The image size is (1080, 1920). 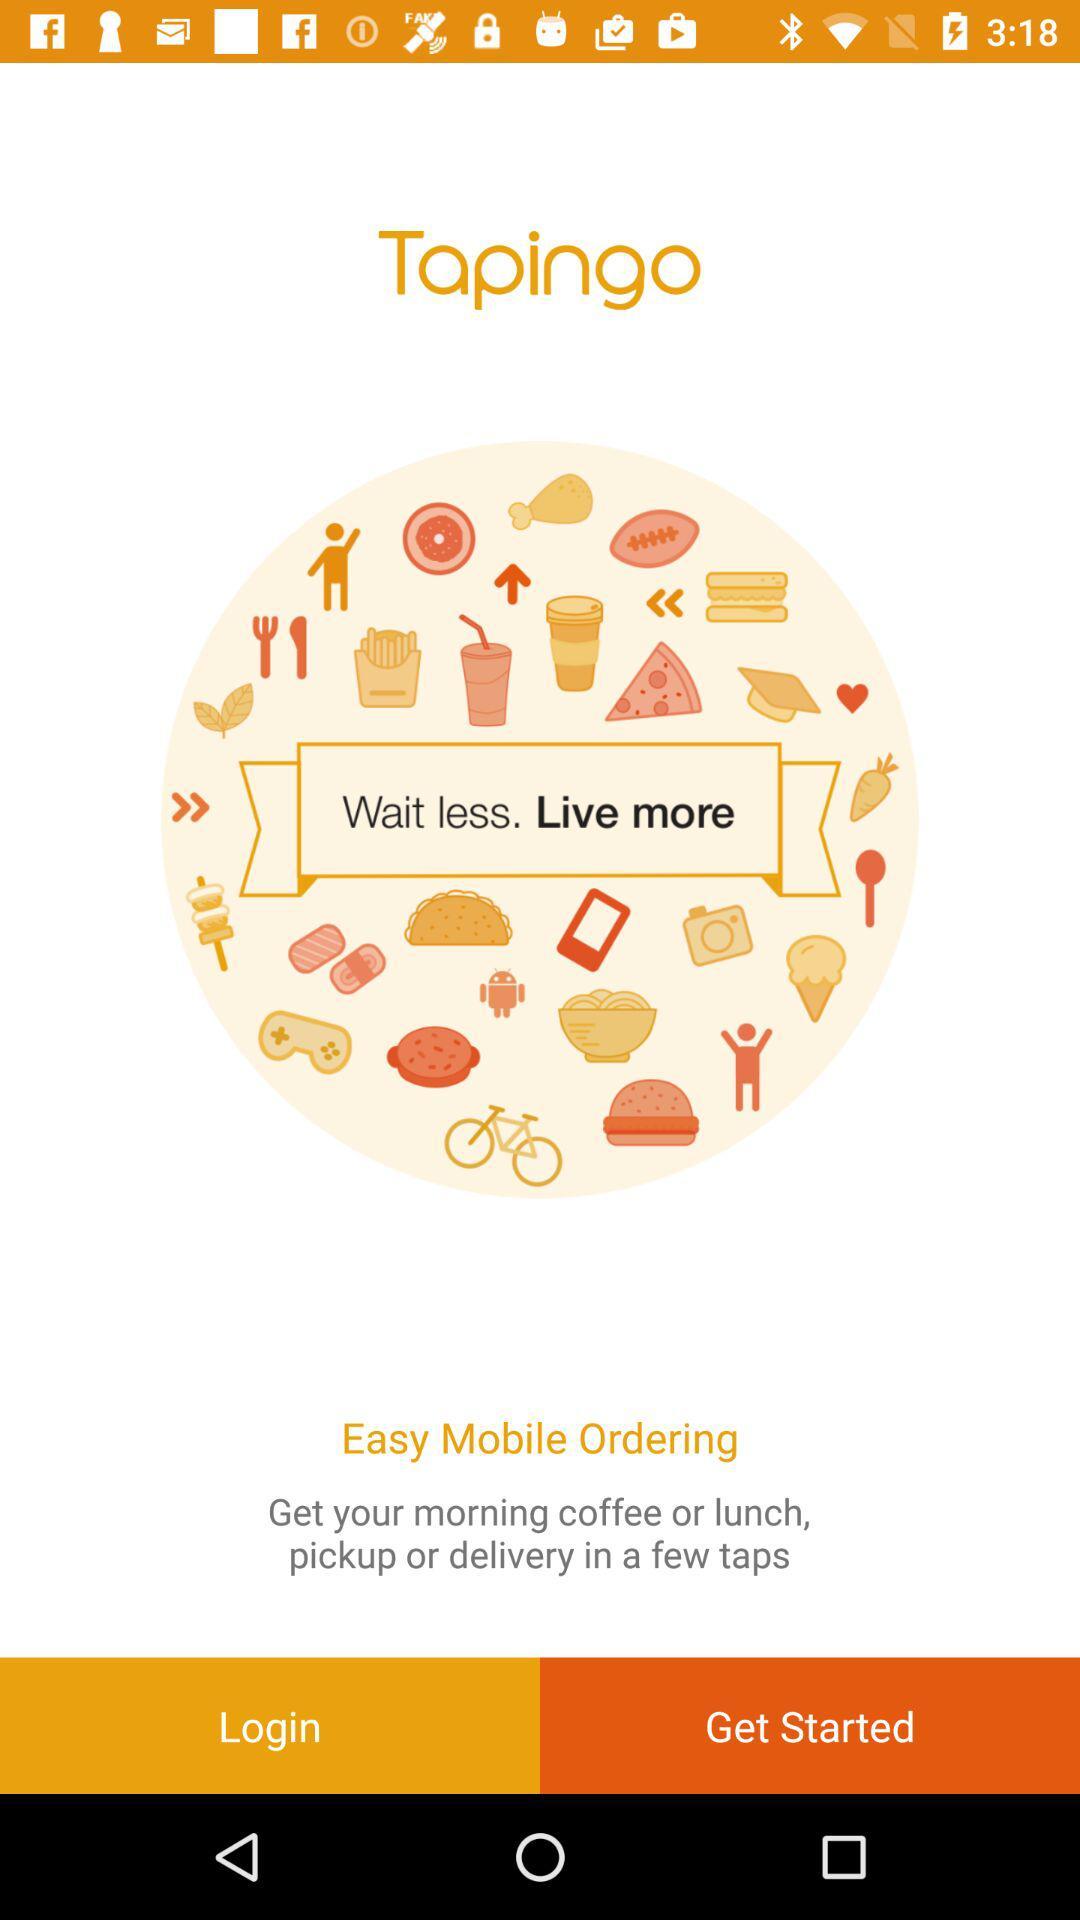 I want to click on the item to the right of login item, so click(x=810, y=1724).